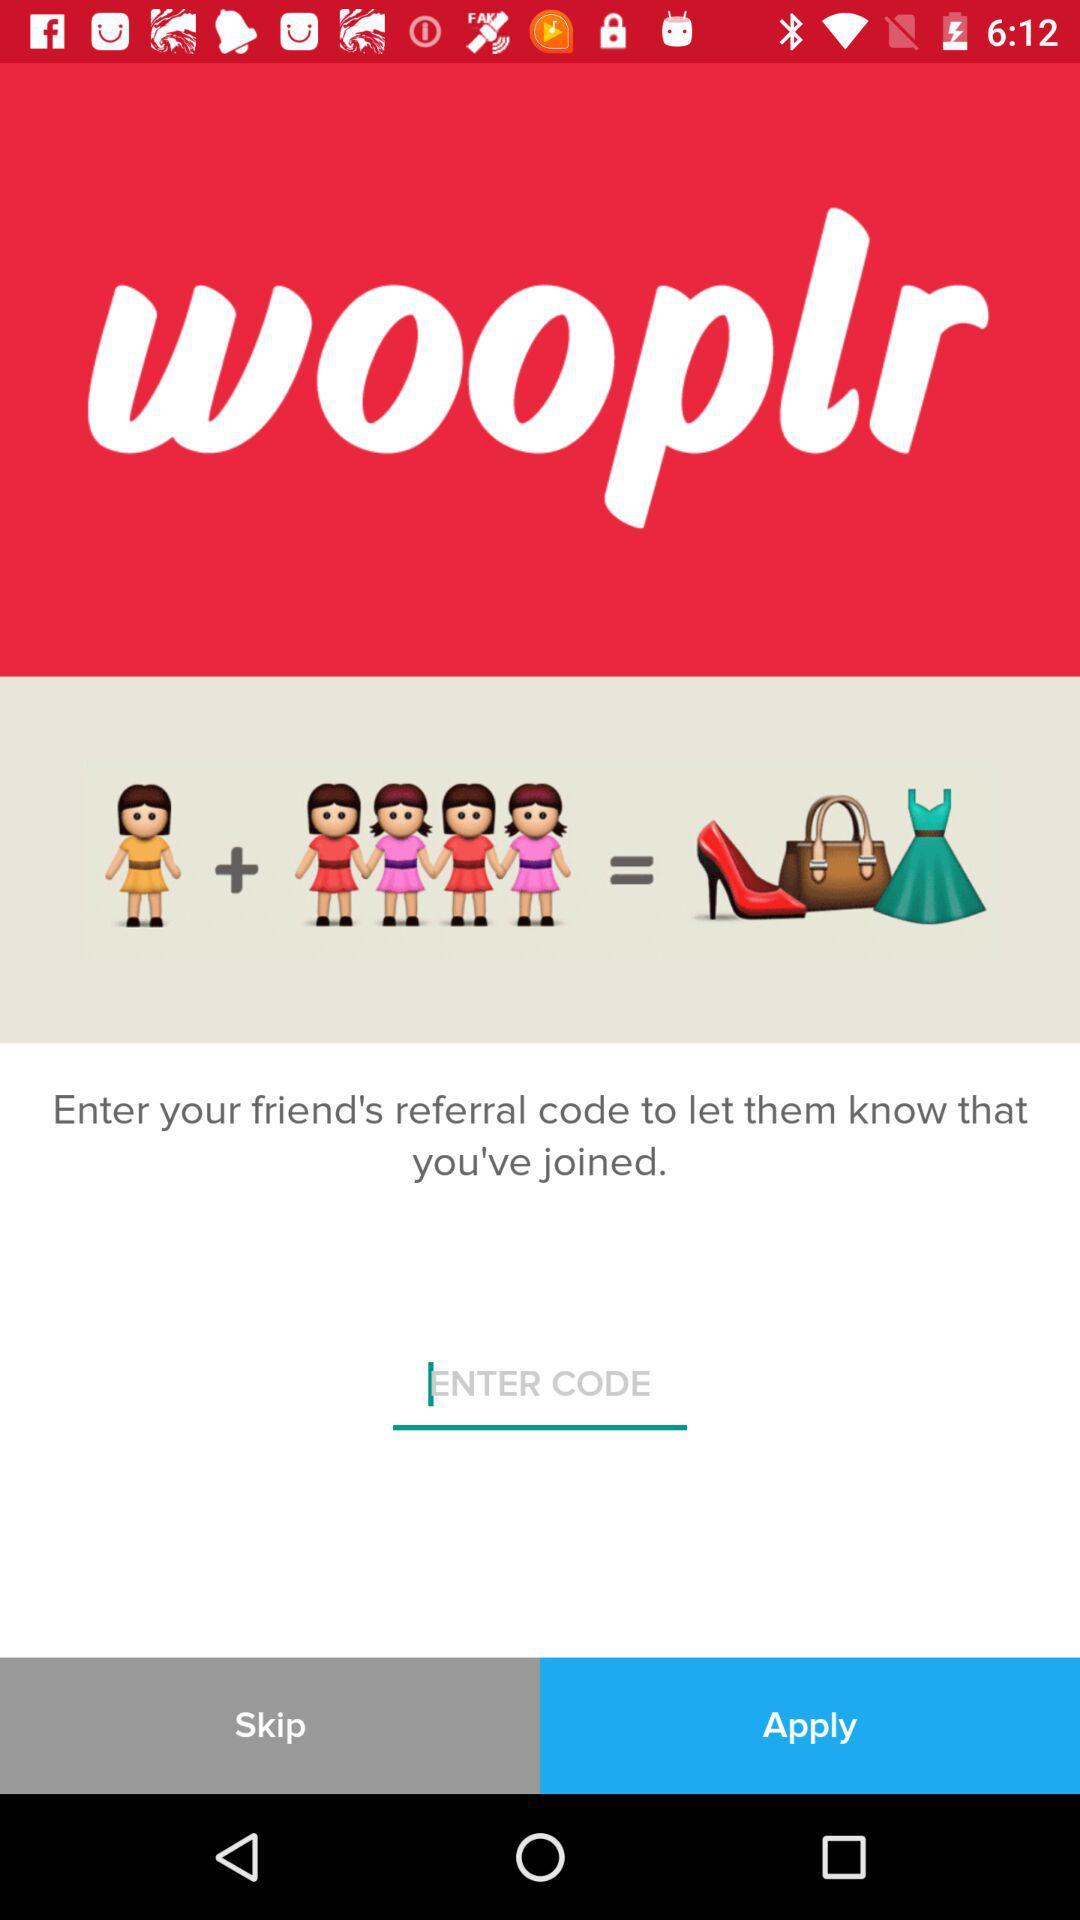 Image resolution: width=1080 pixels, height=1920 pixels. I want to click on the icon above skip, so click(540, 1391).